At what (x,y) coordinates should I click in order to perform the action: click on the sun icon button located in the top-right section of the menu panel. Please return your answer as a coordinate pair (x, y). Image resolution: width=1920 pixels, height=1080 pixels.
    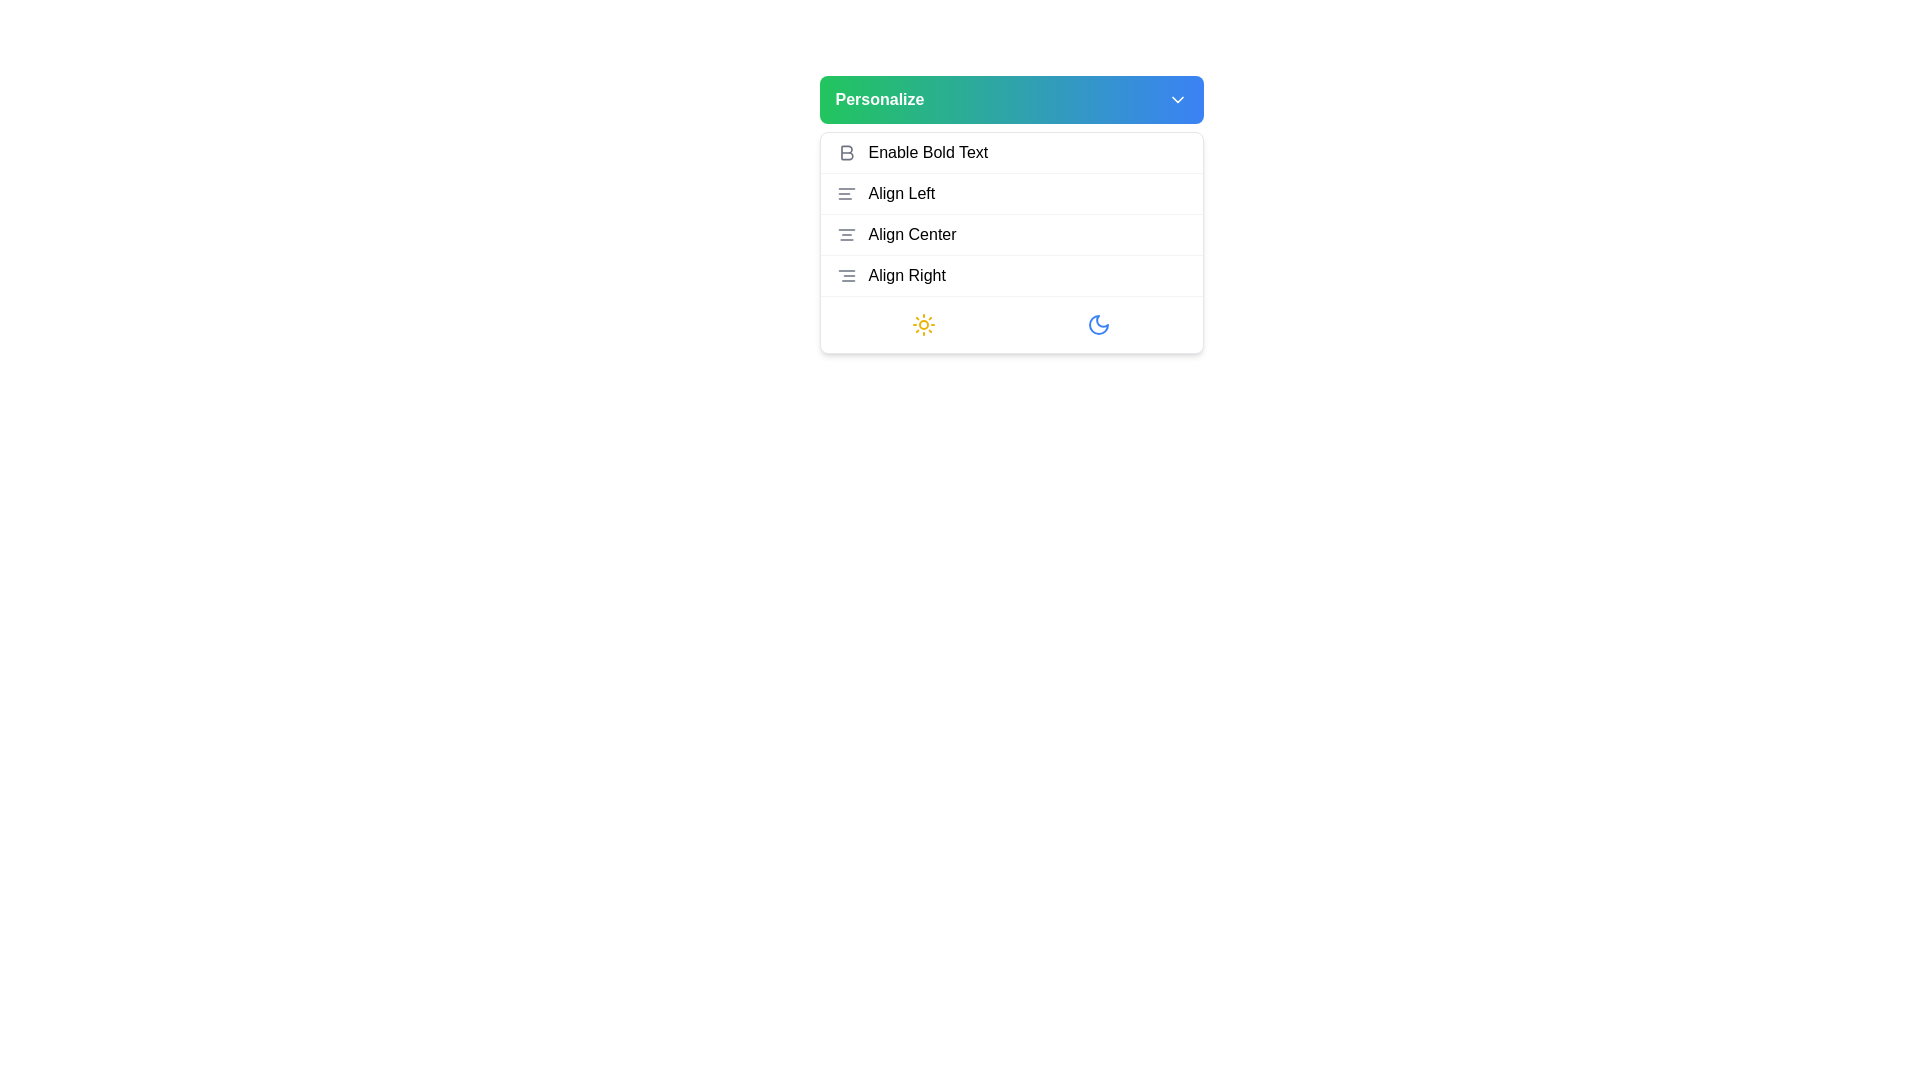
    Looking at the image, I should click on (923, 323).